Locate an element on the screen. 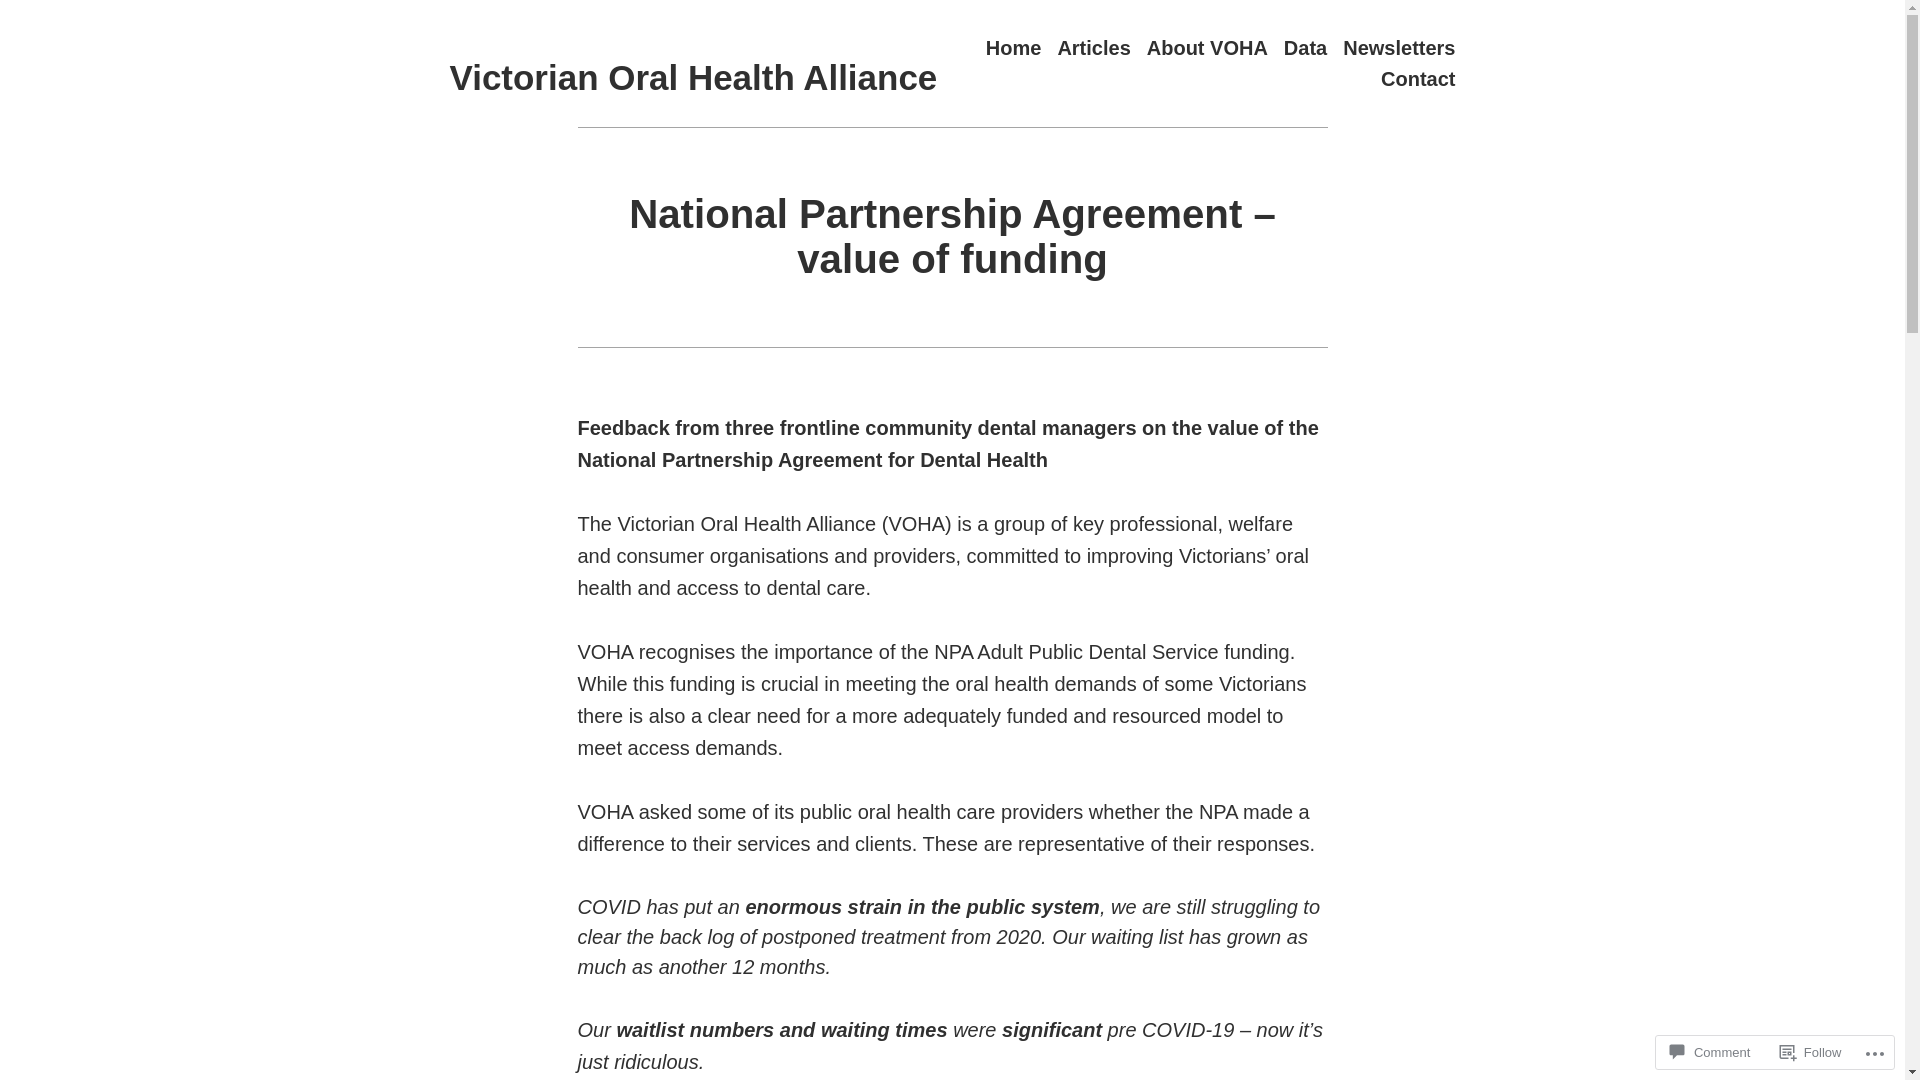  'Home' is located at coordinates (1013, 46).